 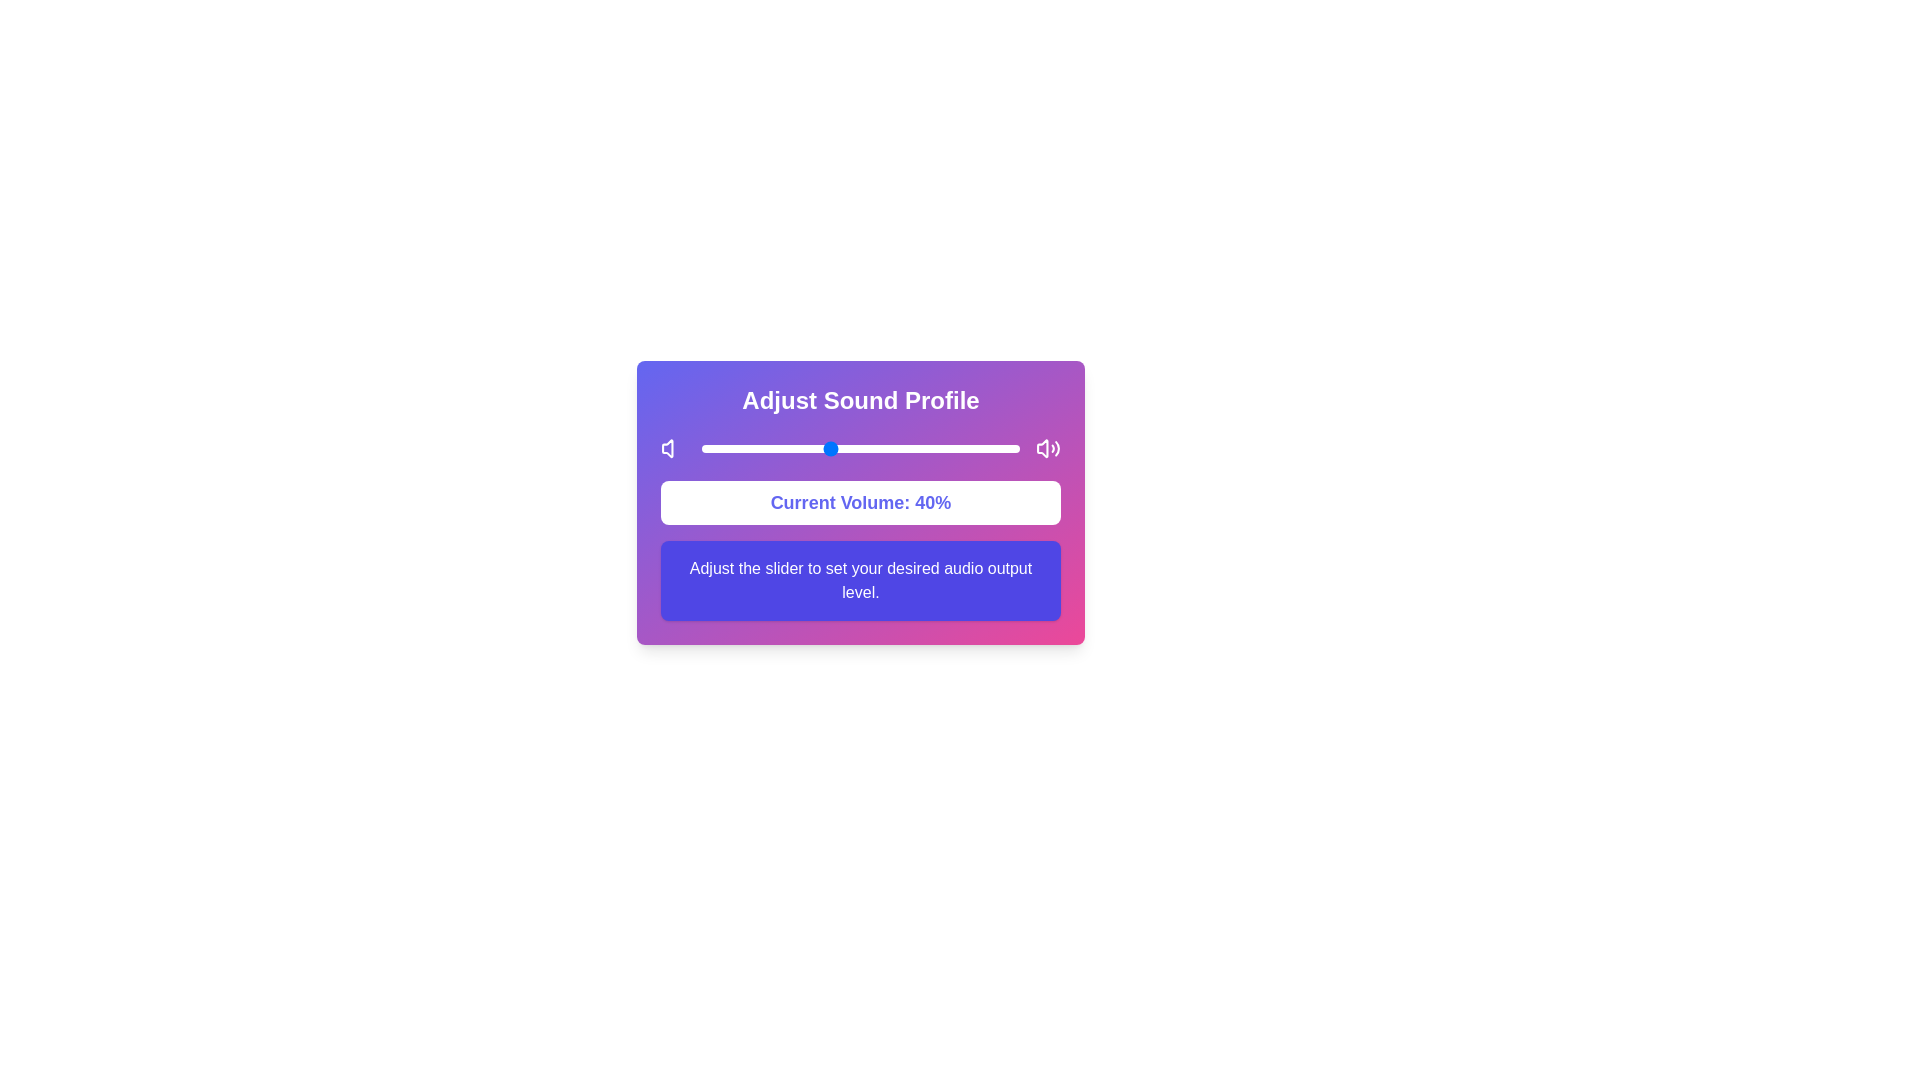 What do you see at coordinates (929, 447) in the screenshot?
I see `the slider to set the sound level to 72` at bounding box center [929, 447].